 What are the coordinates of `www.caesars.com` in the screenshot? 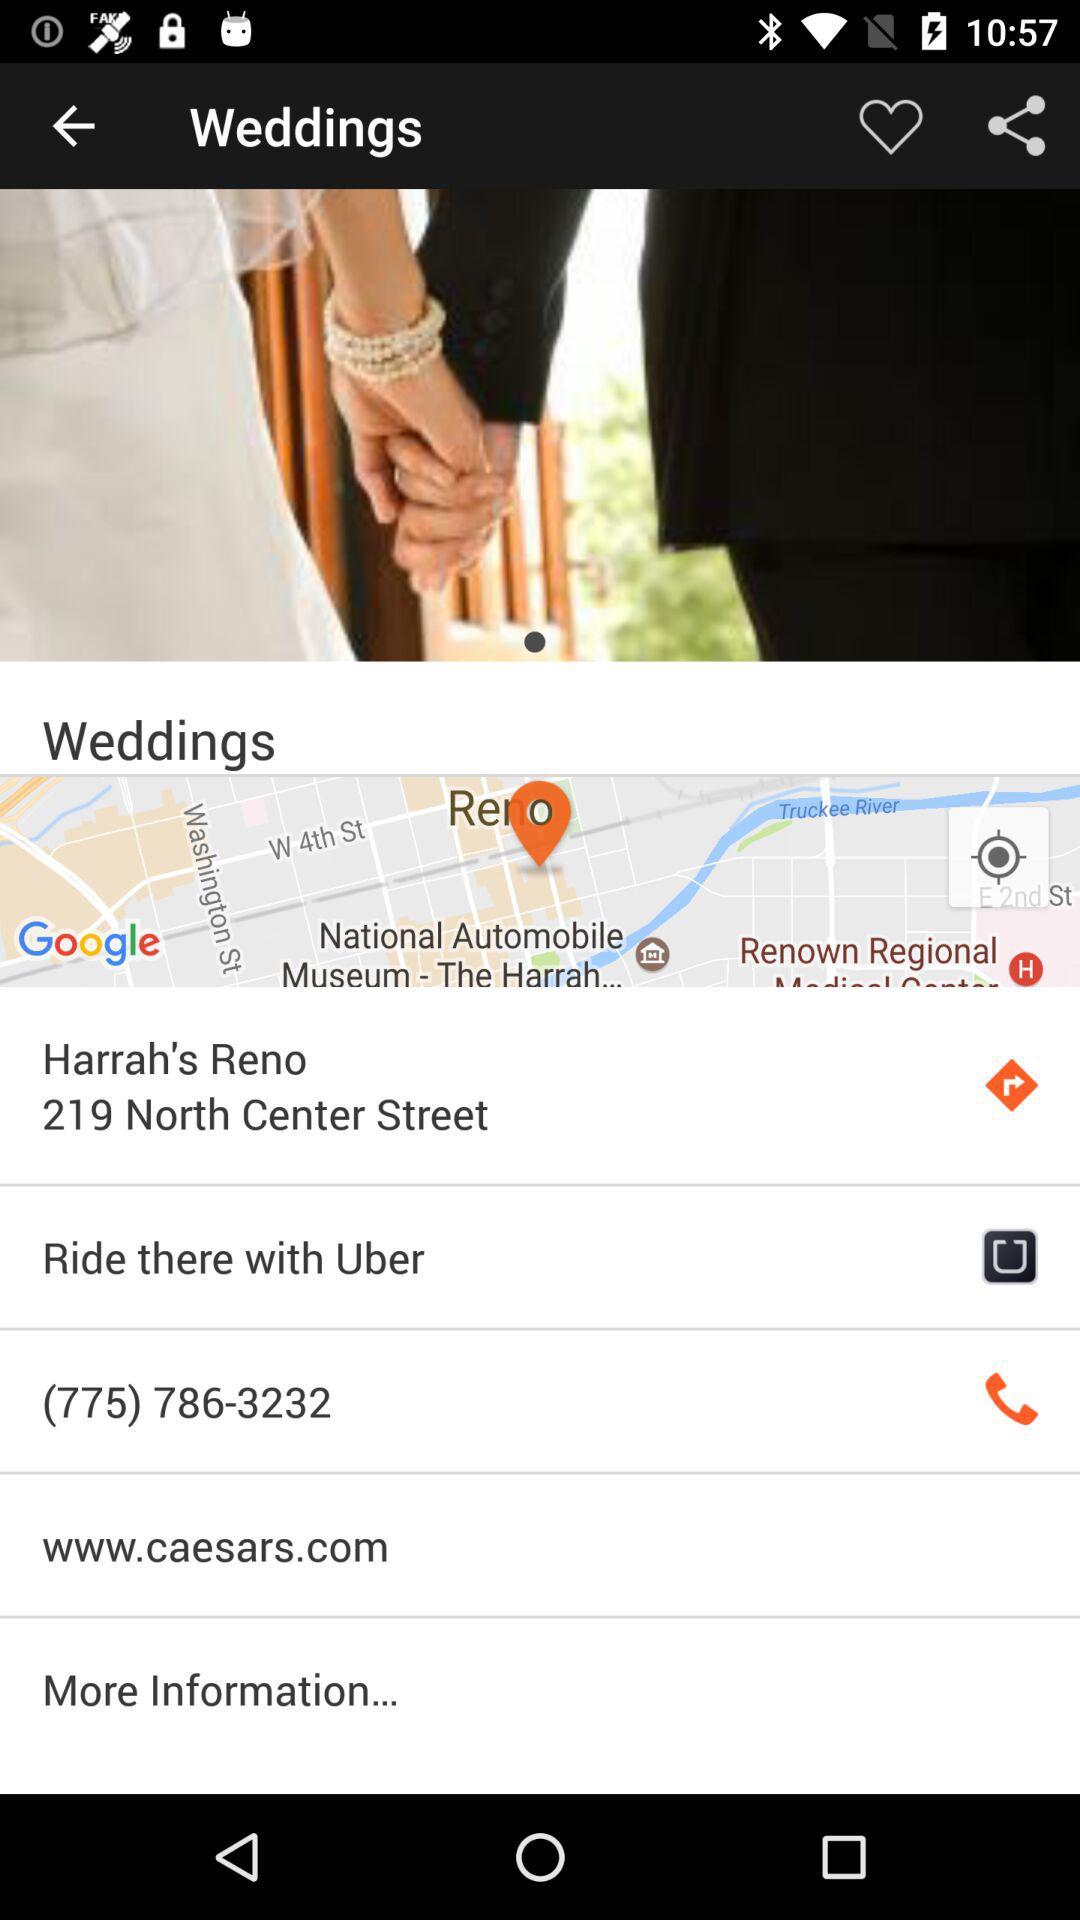 It's located at (540, 1544).